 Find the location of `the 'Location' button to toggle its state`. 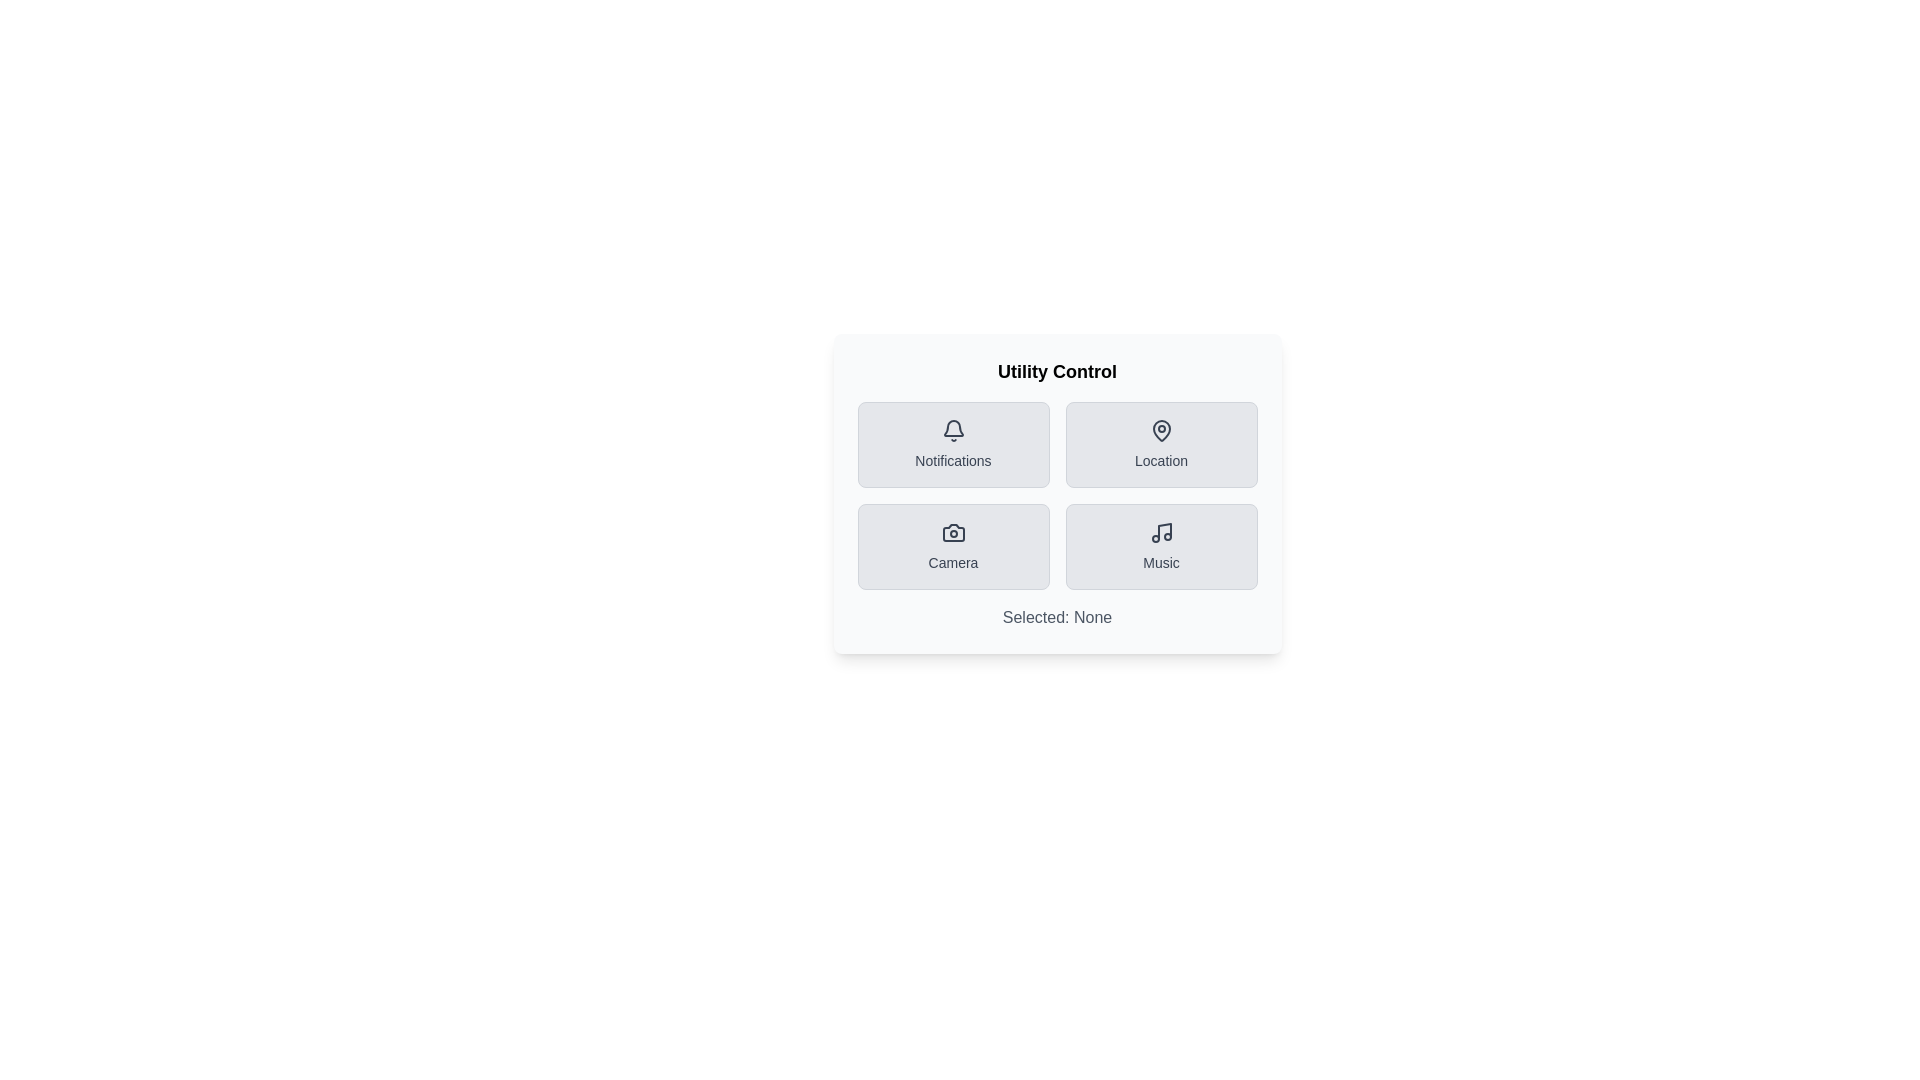

the 'Location' button to toggle its state is located at coordinates (1161, 443).